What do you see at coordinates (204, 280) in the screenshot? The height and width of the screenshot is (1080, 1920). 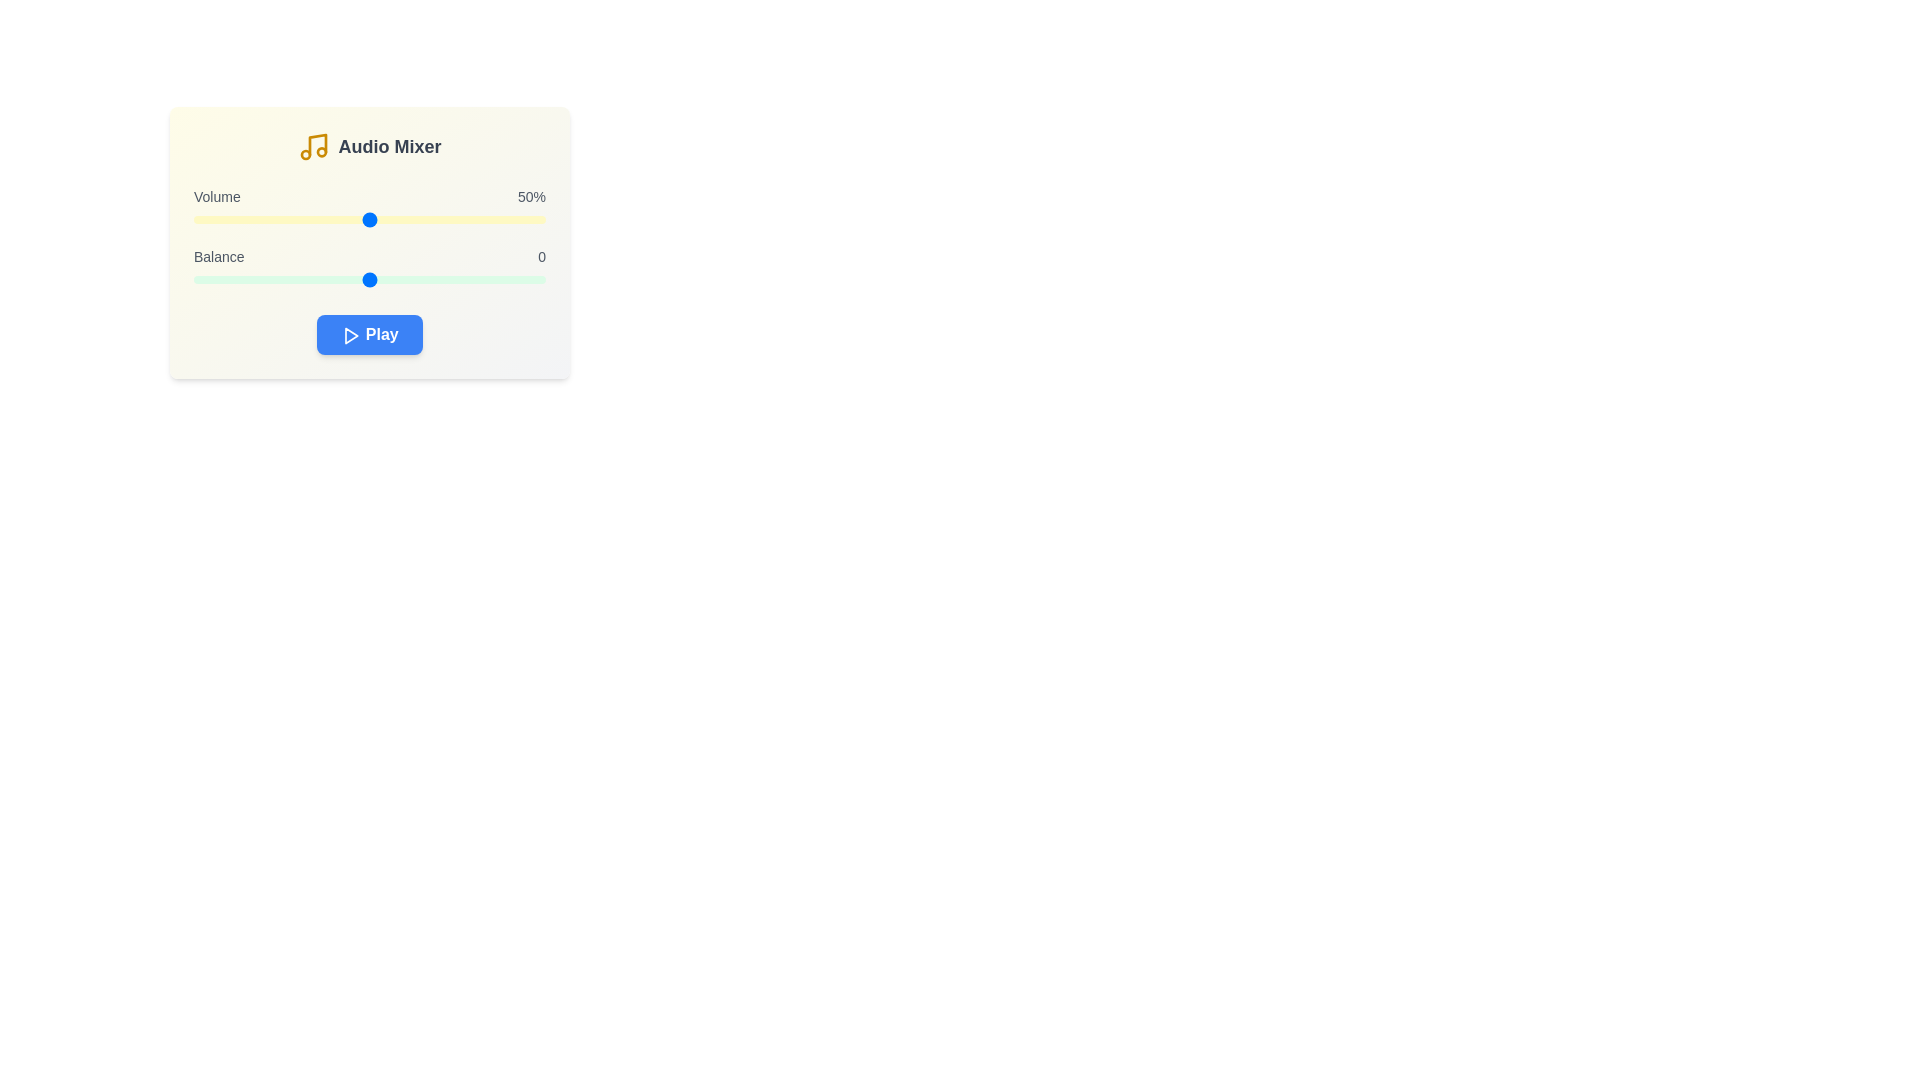 I see `balance` at bounding box center [204, 280].